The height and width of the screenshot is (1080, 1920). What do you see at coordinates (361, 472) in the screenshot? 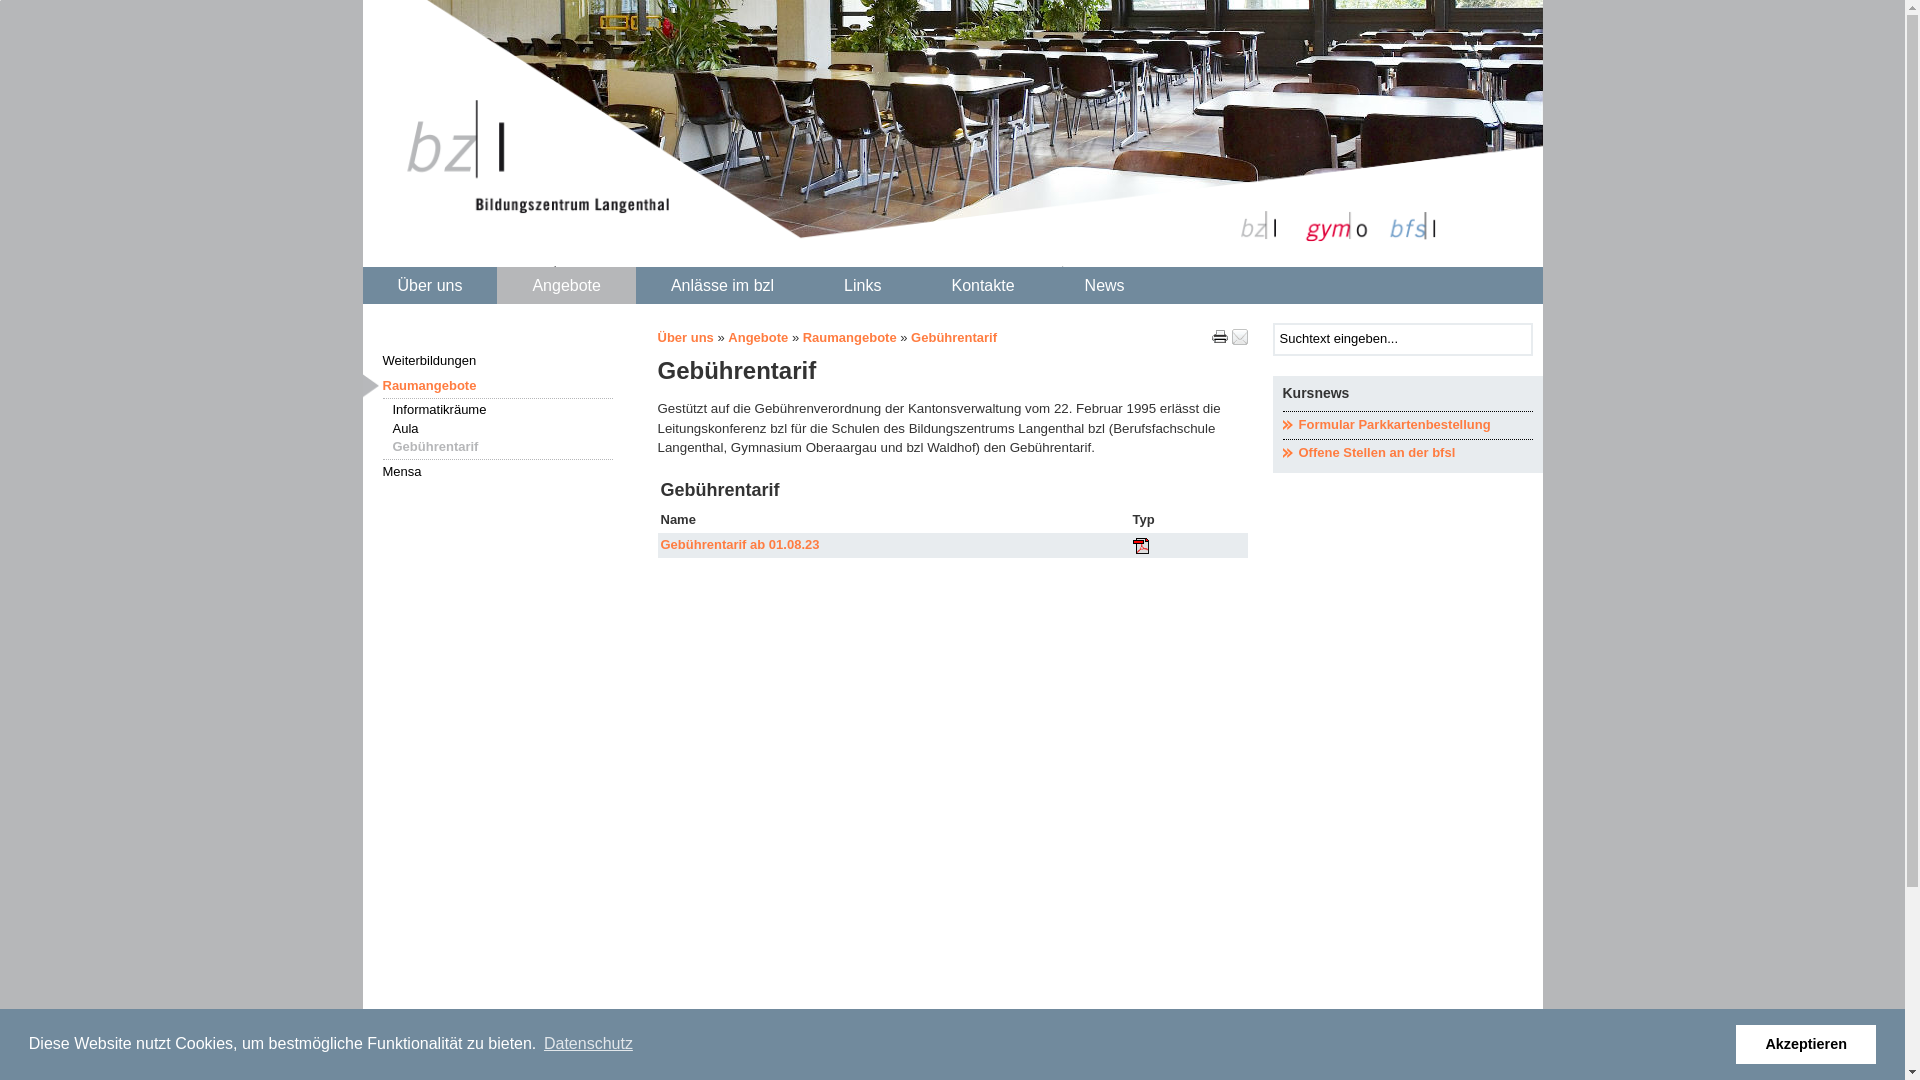
I see `'Mensa'` at bounding box center [361, 472].